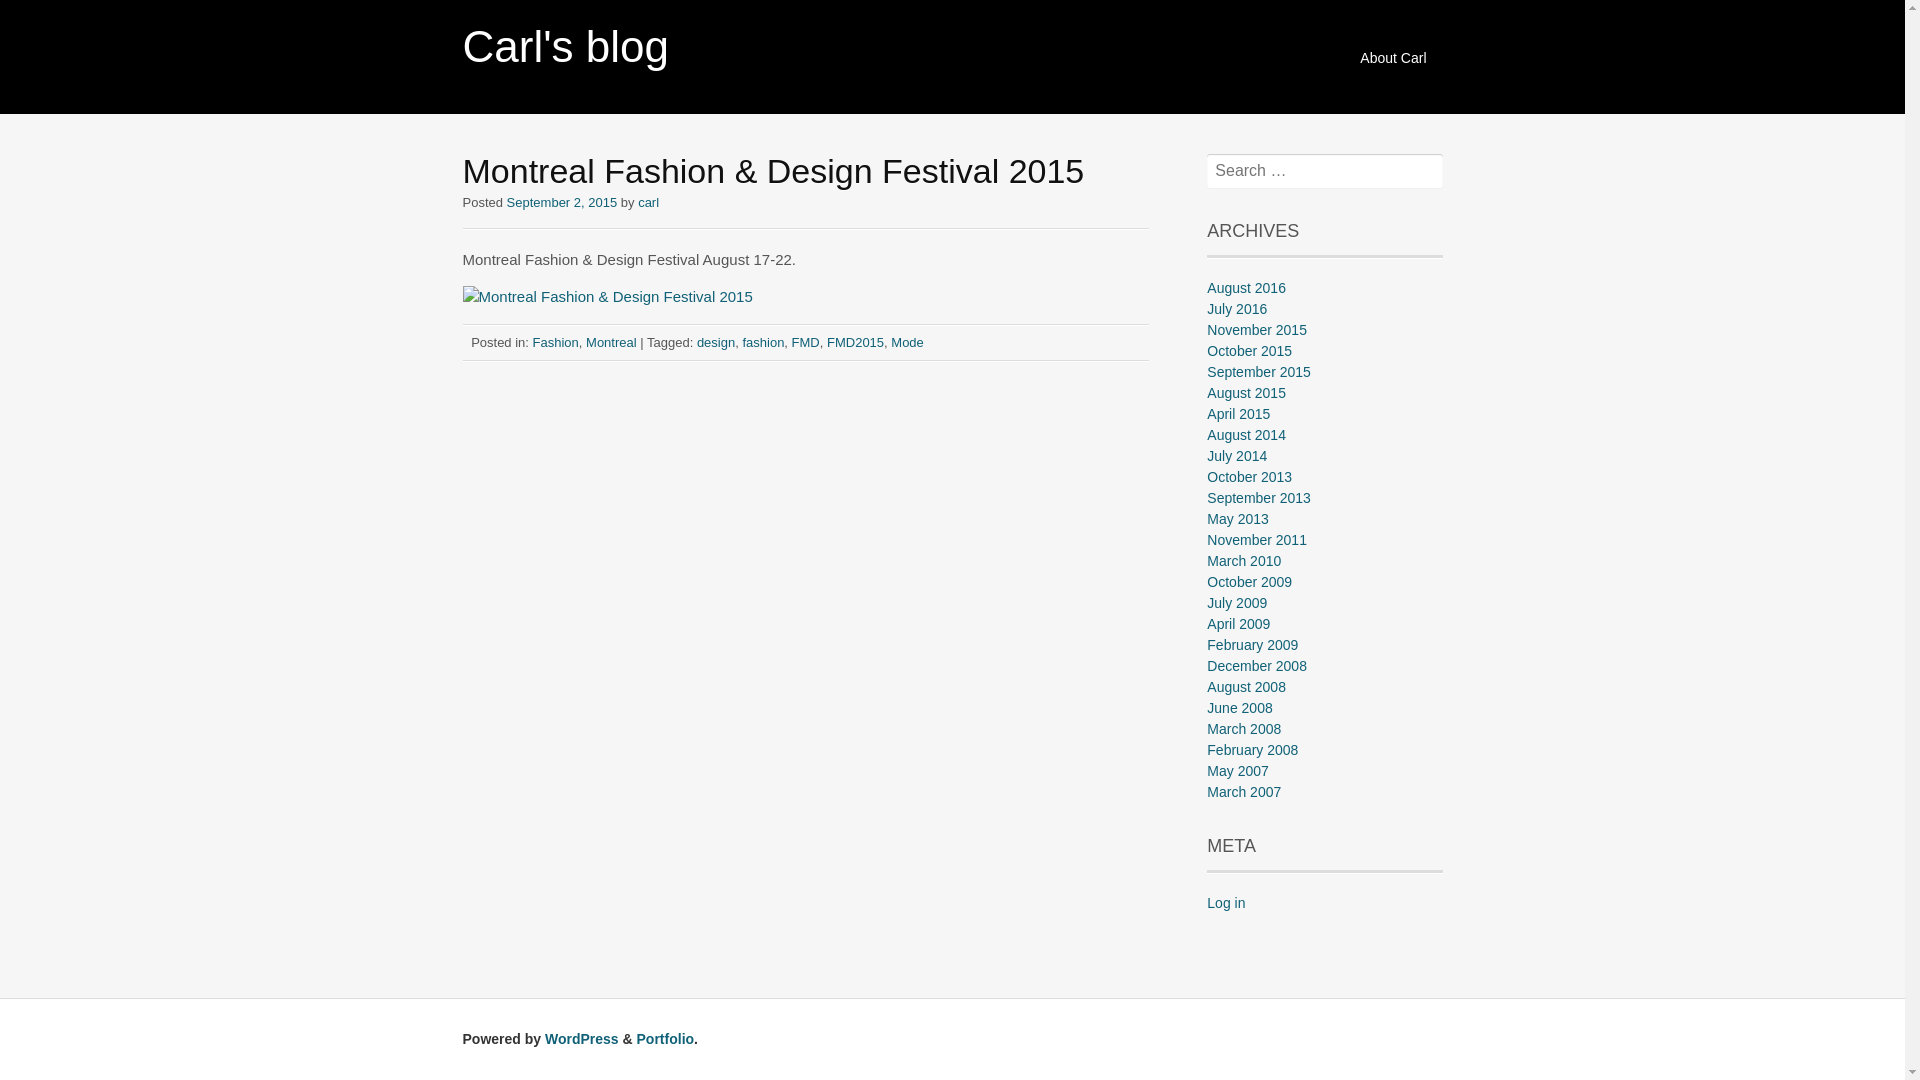 This screenshot has height=1080, width=1920. What do you see at coordinates (1248, 582) in the screenshot?
I see `'October 2009'` at bounding box center [1248, 582].